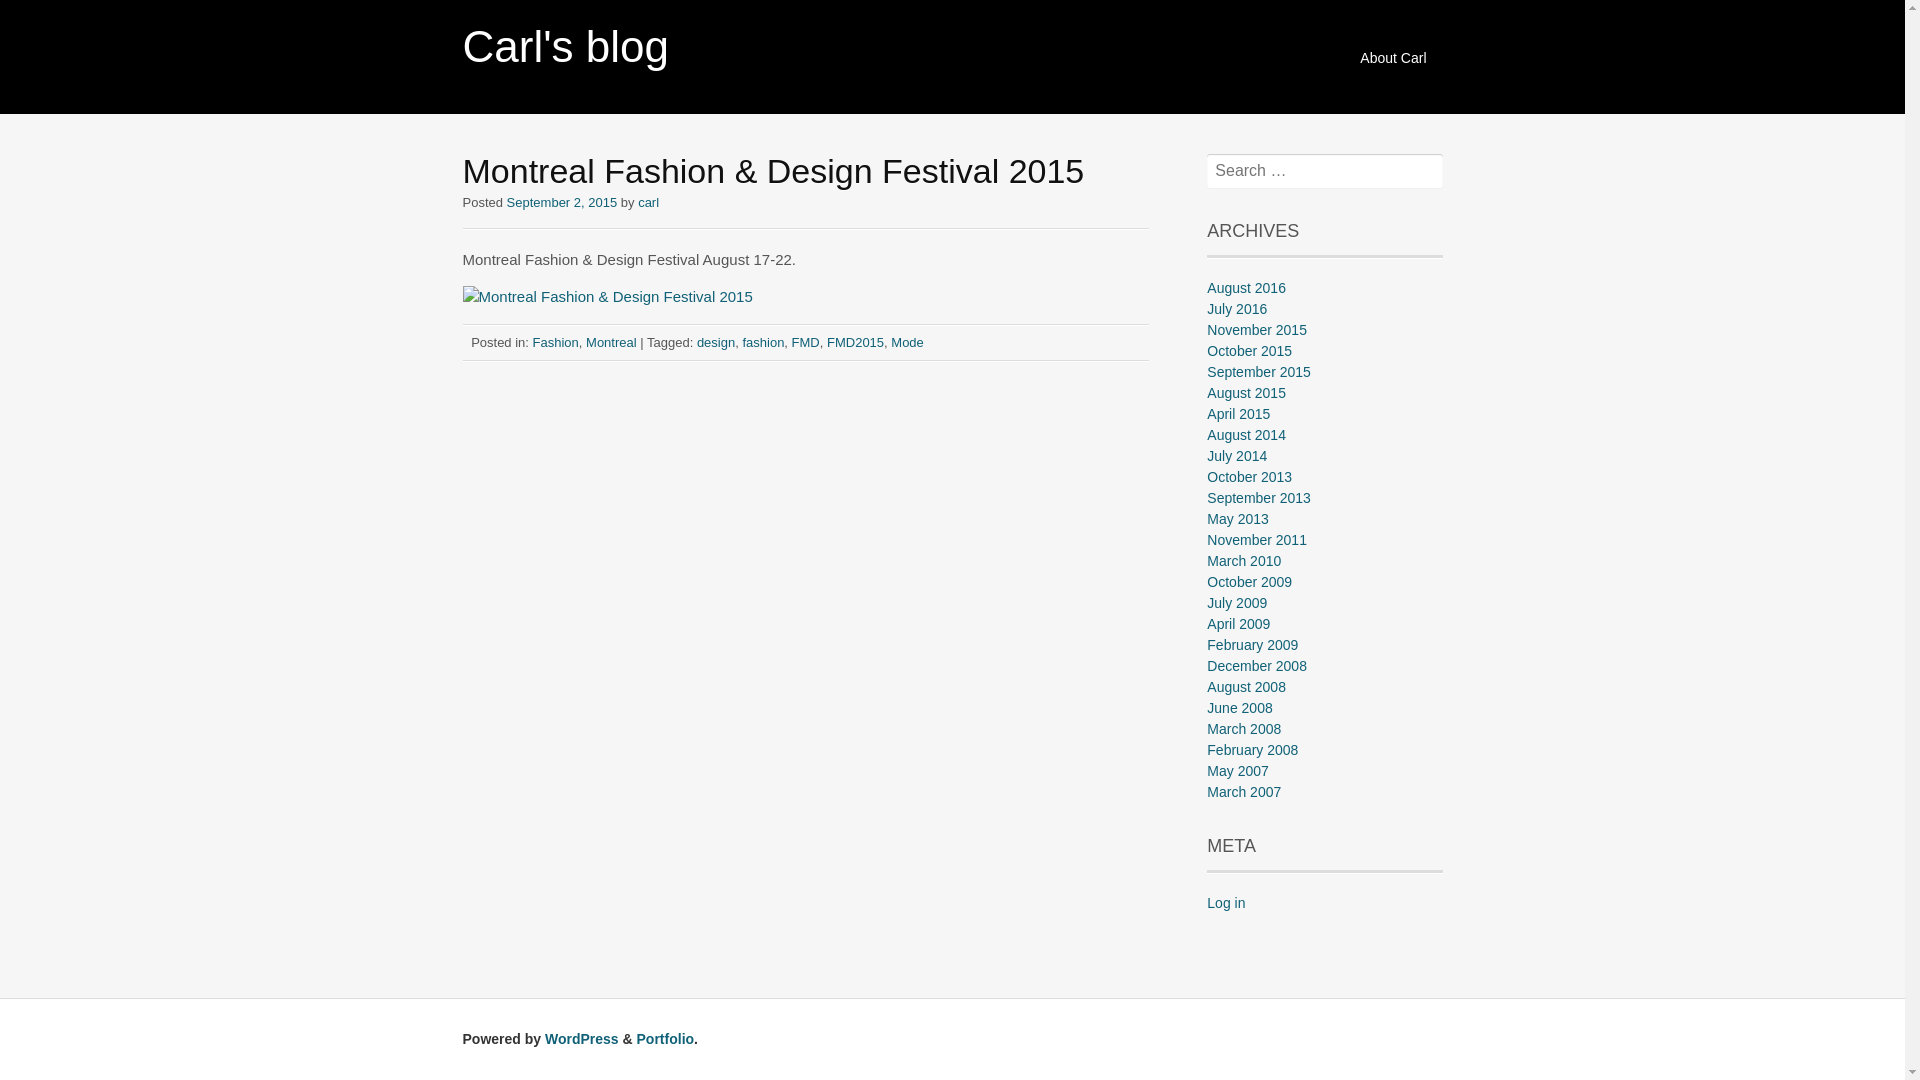 This screenshot has height=1080, width=1920. What do you see at coordinates (1248, 582) in the screenshot?
I see `'October 2009'` at bounding box center [1248, 582].